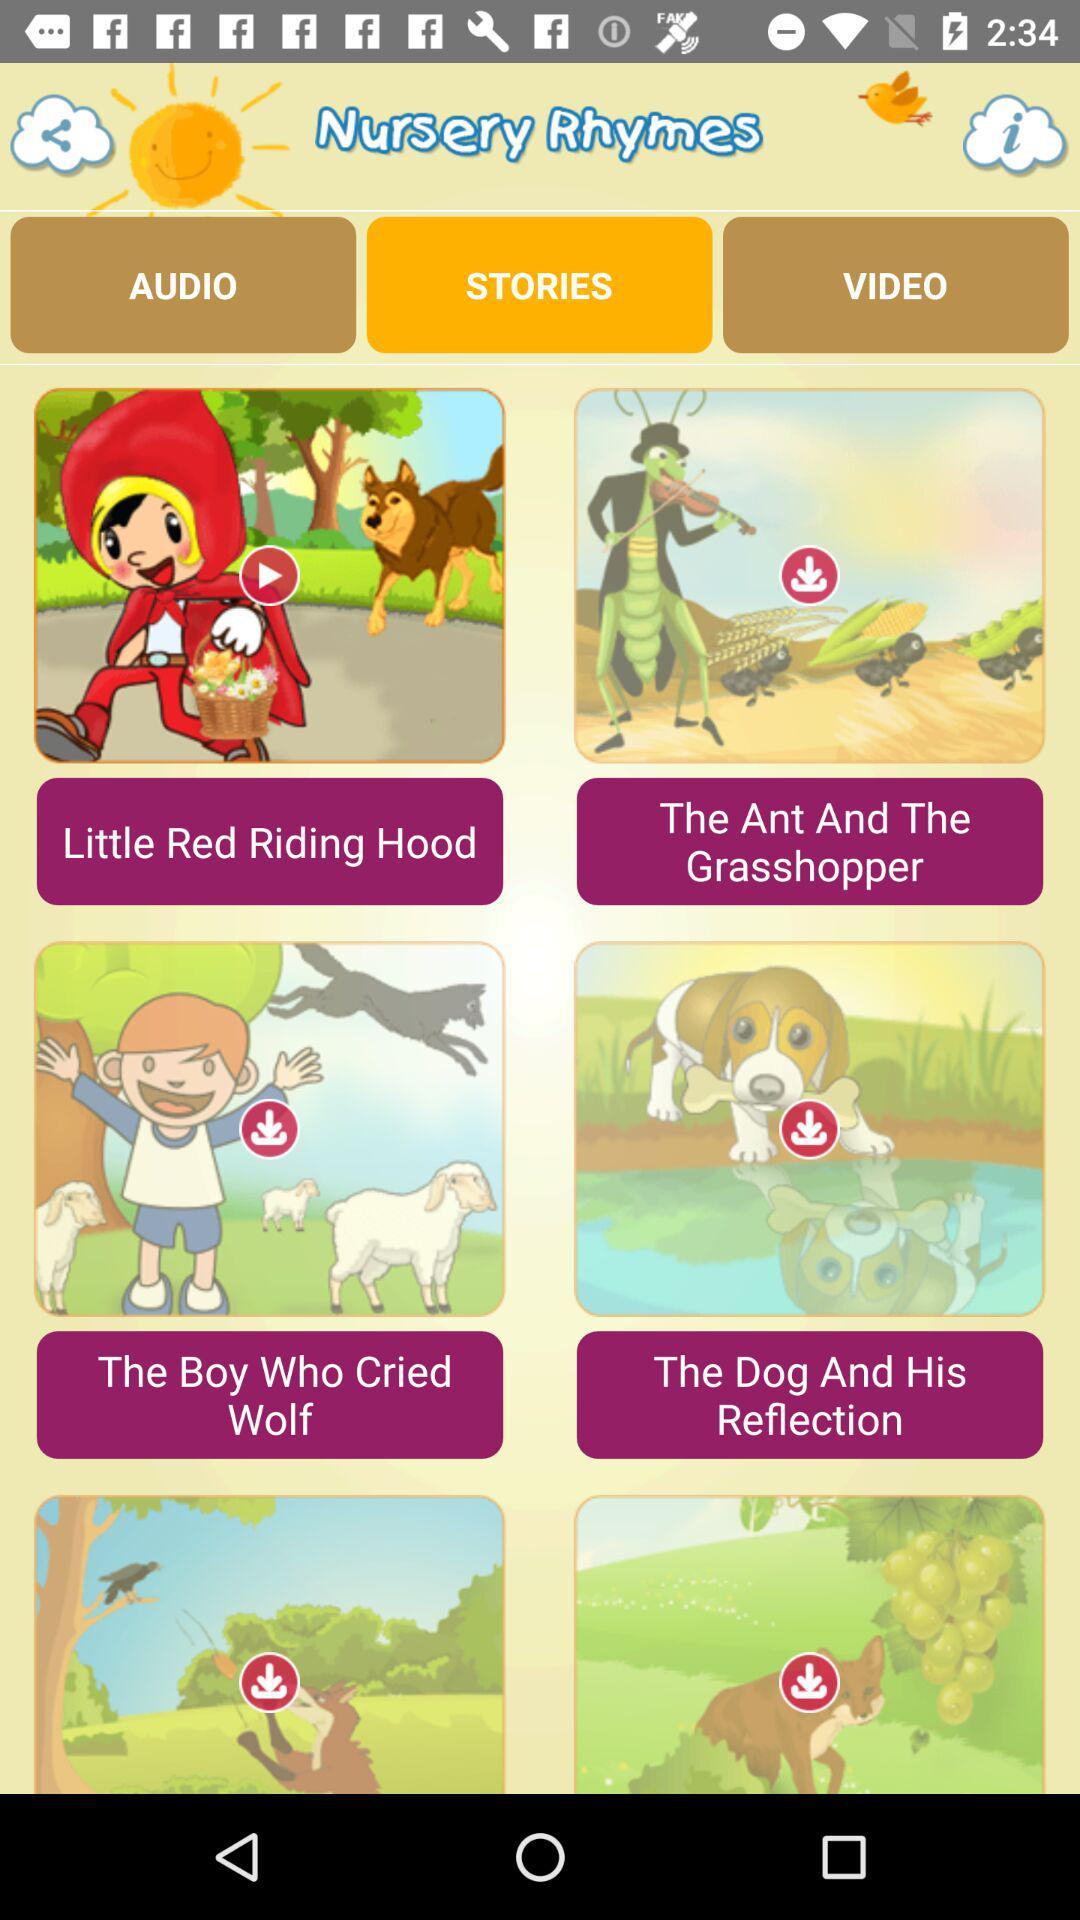 This screenshot has height=1920, width=1080. What do you see at coordinates (1016, 135) in the screenshot?
I see `the info icon` at bounding box center [1016, 135].